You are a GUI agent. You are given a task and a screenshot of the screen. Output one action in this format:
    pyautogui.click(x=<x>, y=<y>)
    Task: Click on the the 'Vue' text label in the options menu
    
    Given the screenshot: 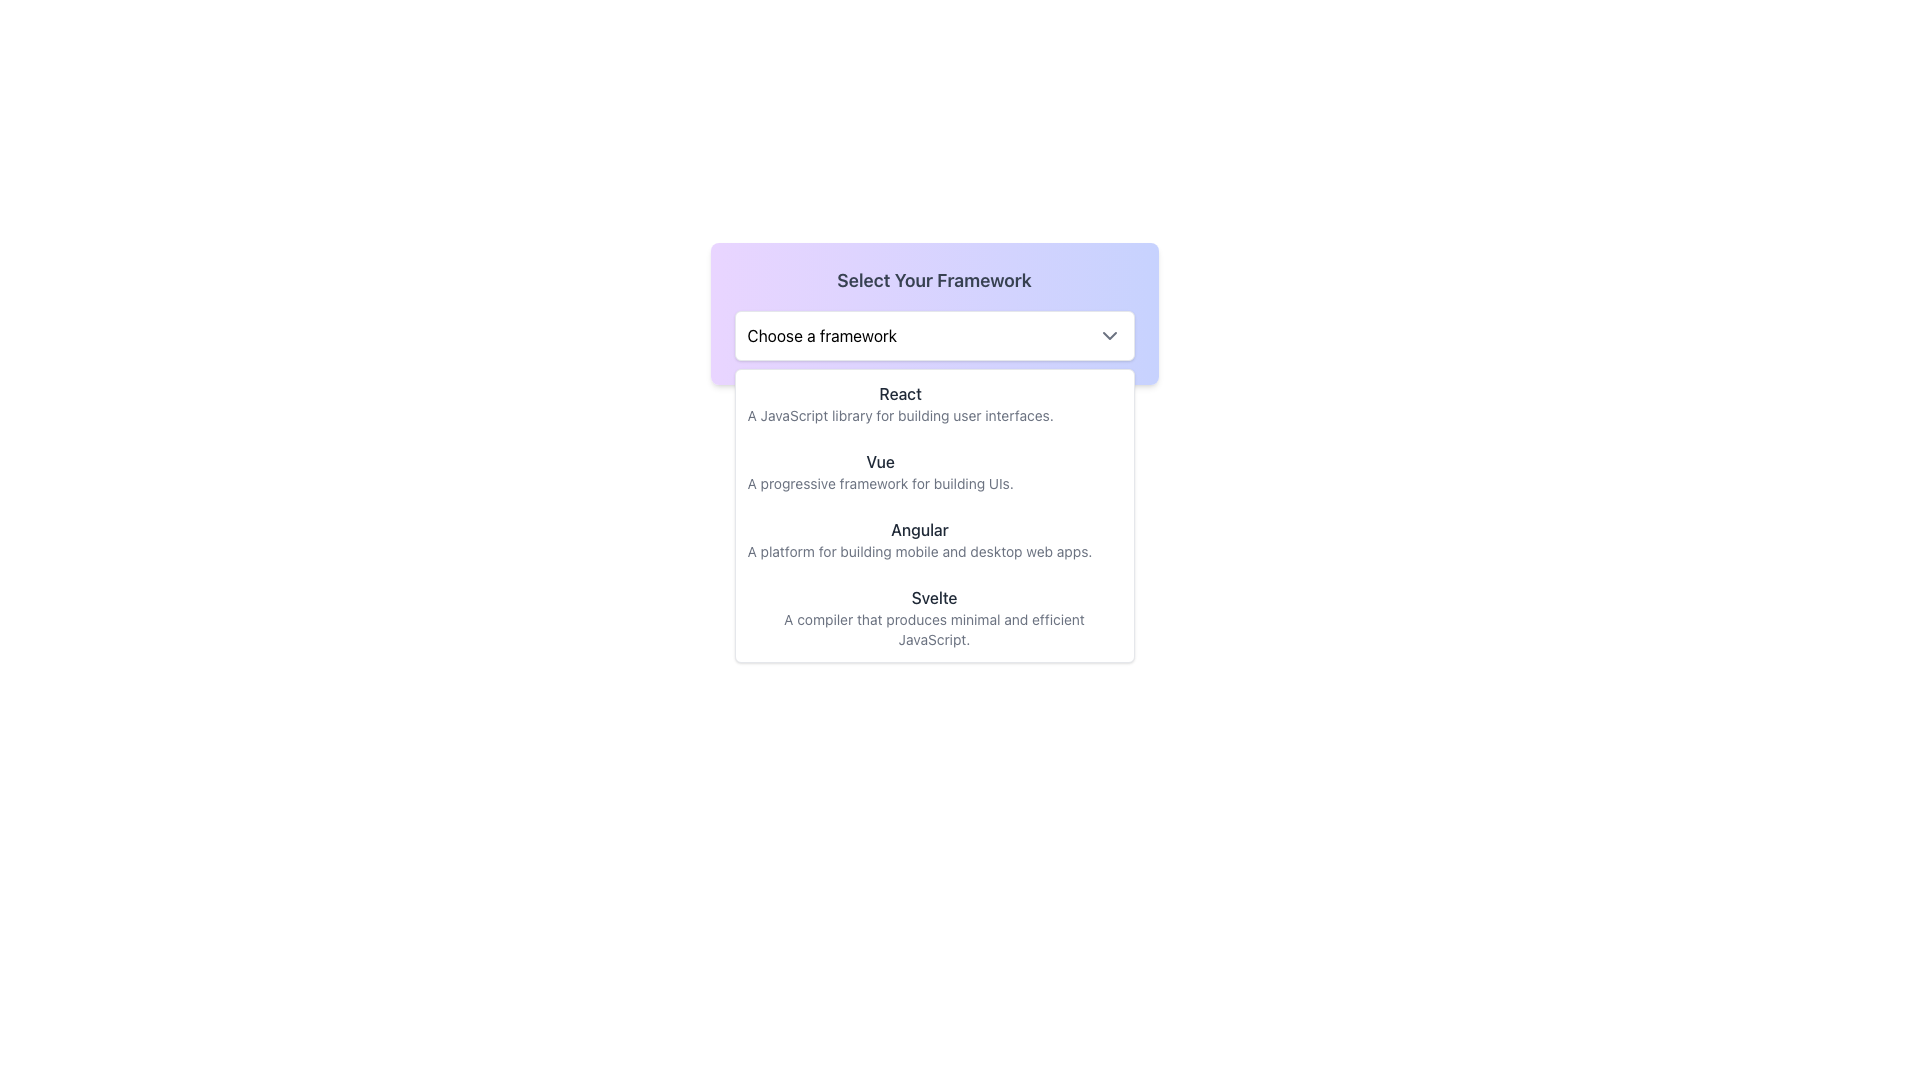 What is the action you would take?
    pyautogui.click(x=880, y=462)
    